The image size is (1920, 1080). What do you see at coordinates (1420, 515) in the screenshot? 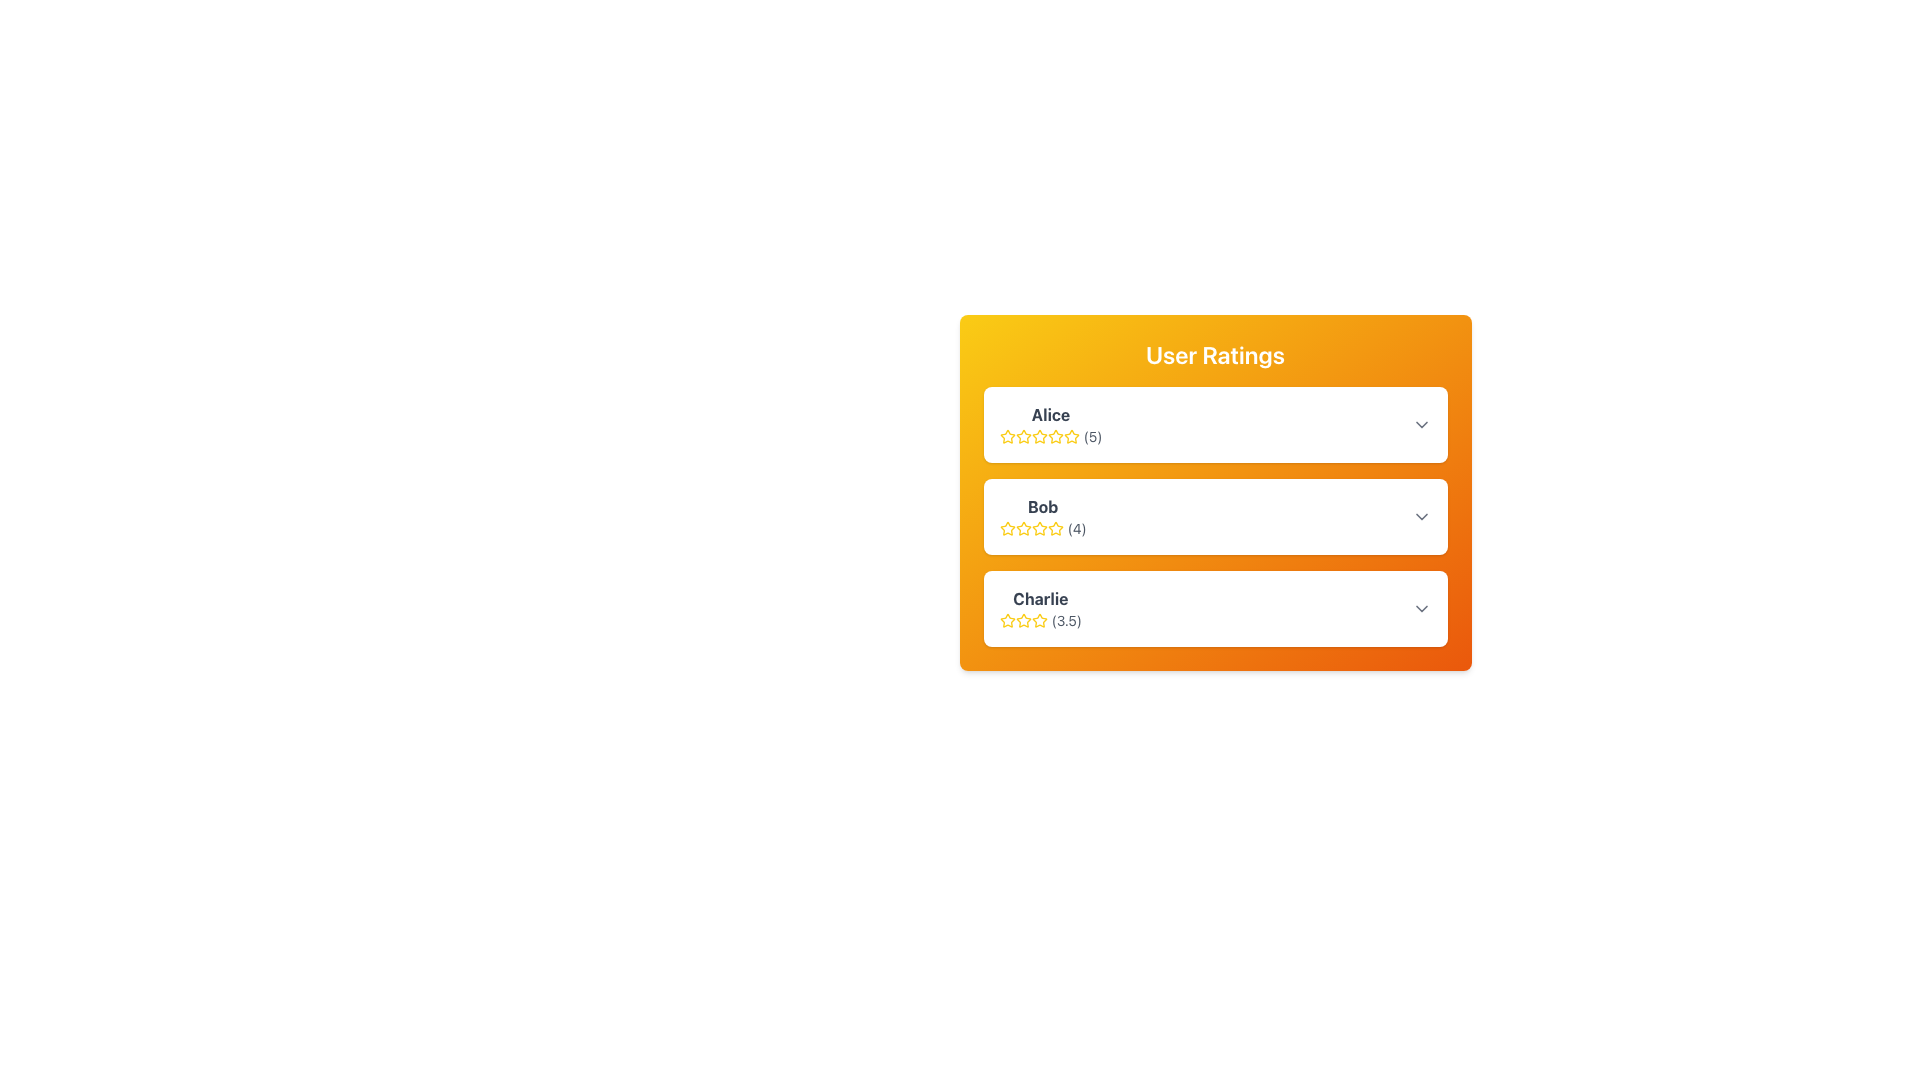
I see `the downward-facing chevron icon button associated with the 'Bob' rating section` at bounding box center [1420, 515].